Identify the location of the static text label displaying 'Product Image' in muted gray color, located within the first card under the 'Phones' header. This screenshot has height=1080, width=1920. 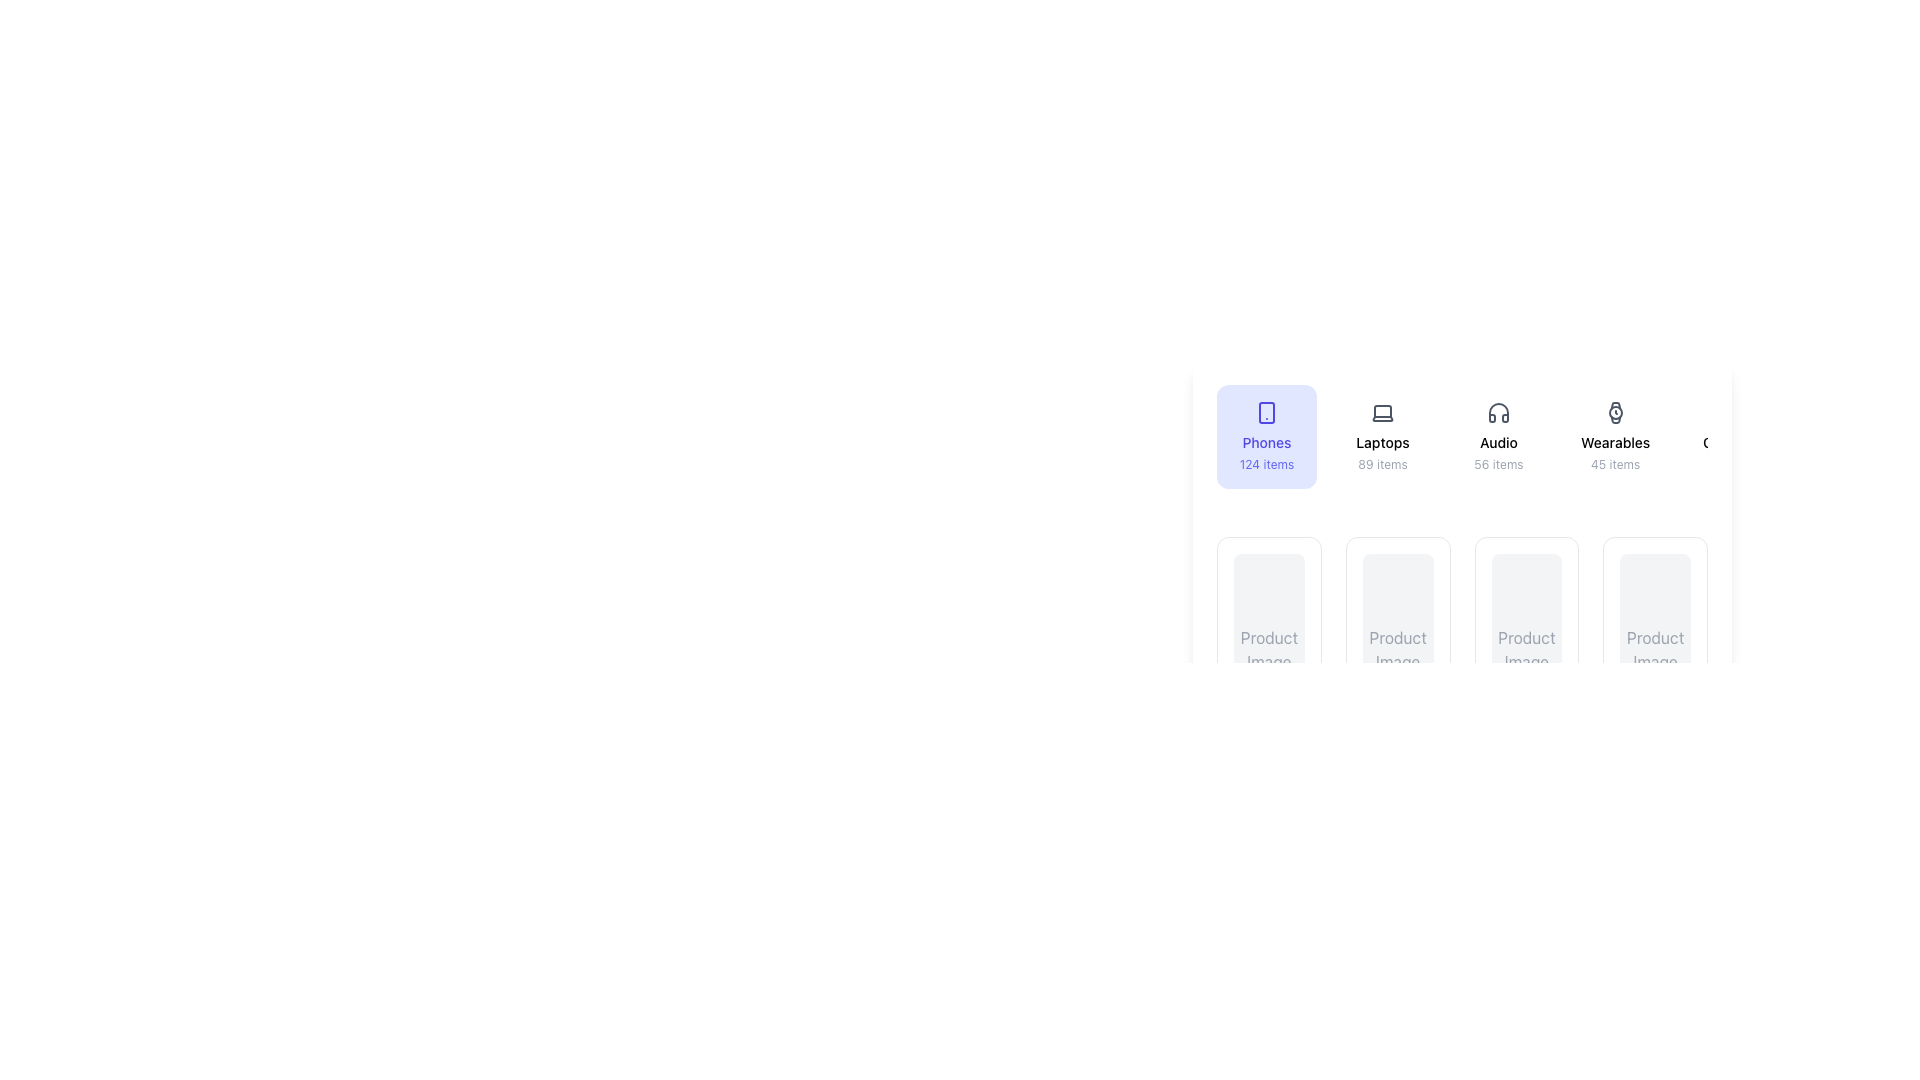
(1268, 650).